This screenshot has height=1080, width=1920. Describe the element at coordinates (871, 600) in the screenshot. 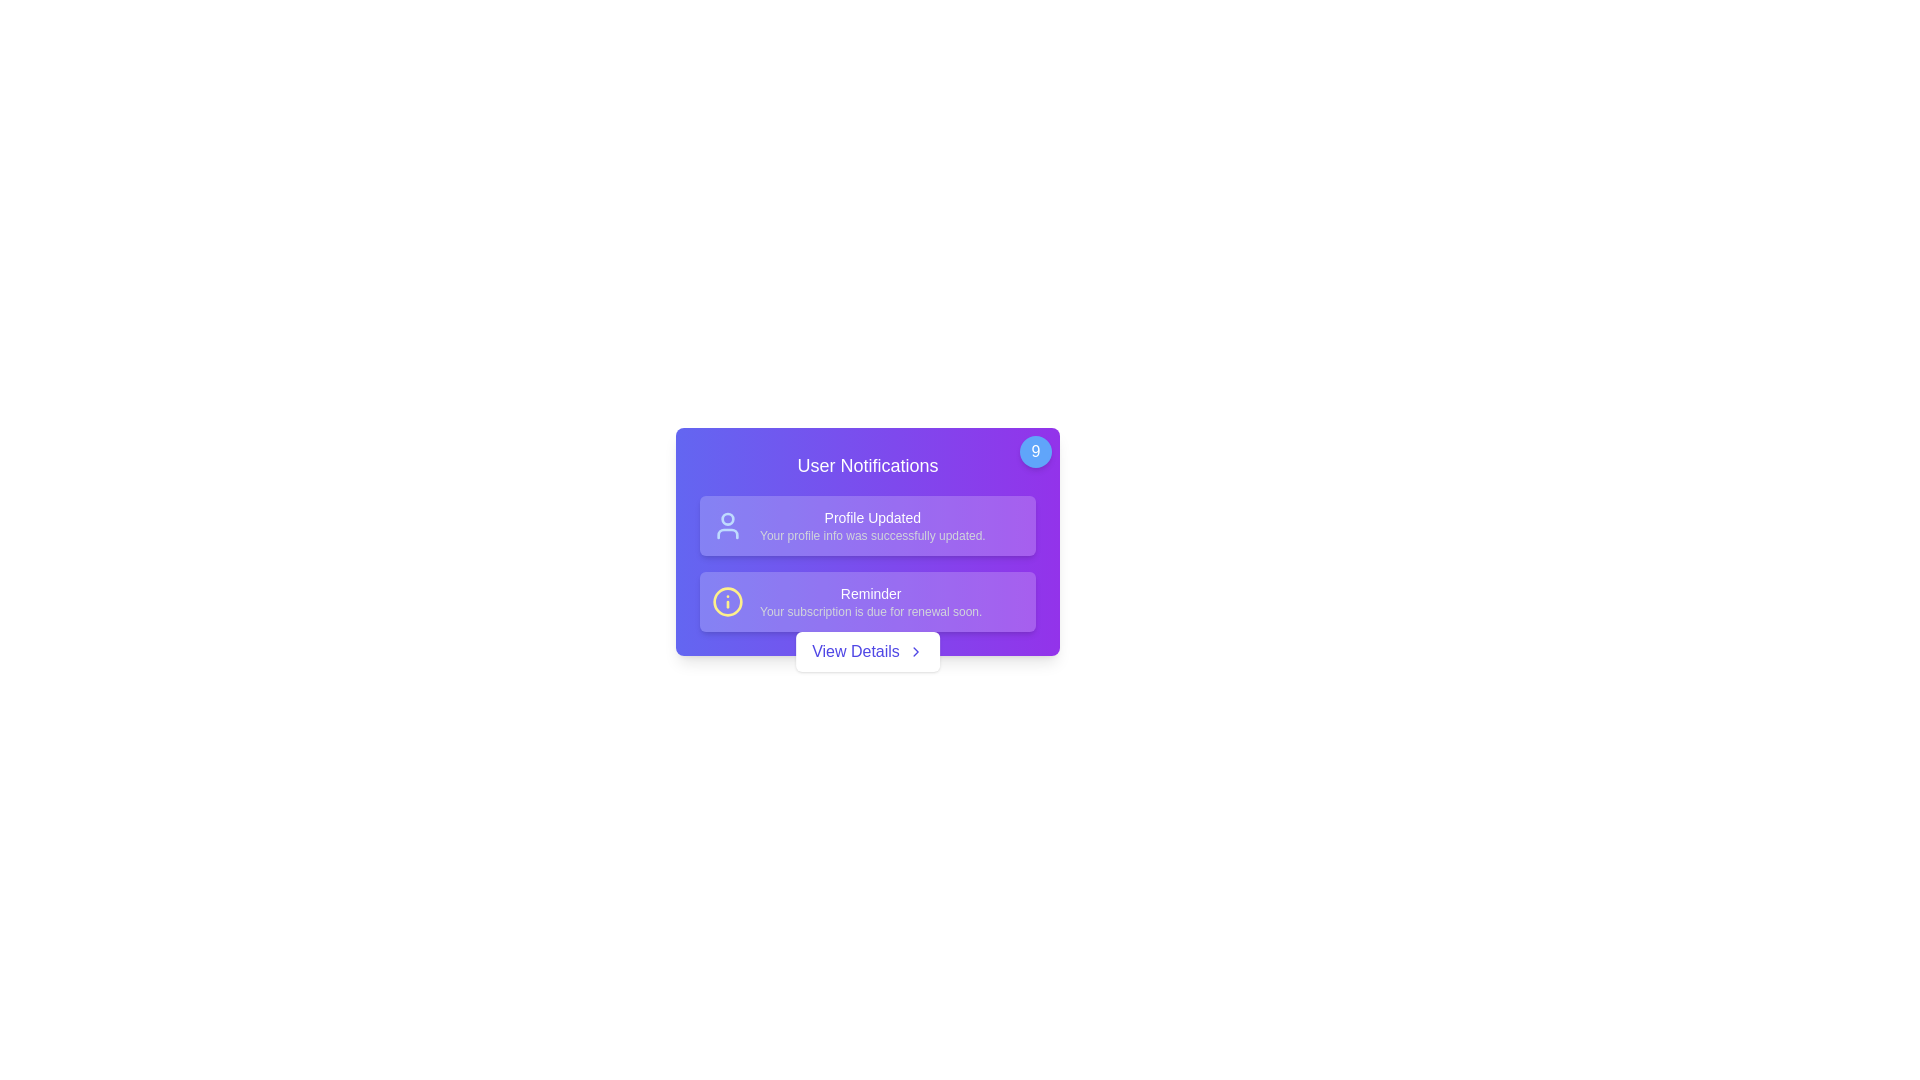

I see `notification message displayed in the second notification card of the 'User Notifications' section, located below the 'info' icon` at that location.